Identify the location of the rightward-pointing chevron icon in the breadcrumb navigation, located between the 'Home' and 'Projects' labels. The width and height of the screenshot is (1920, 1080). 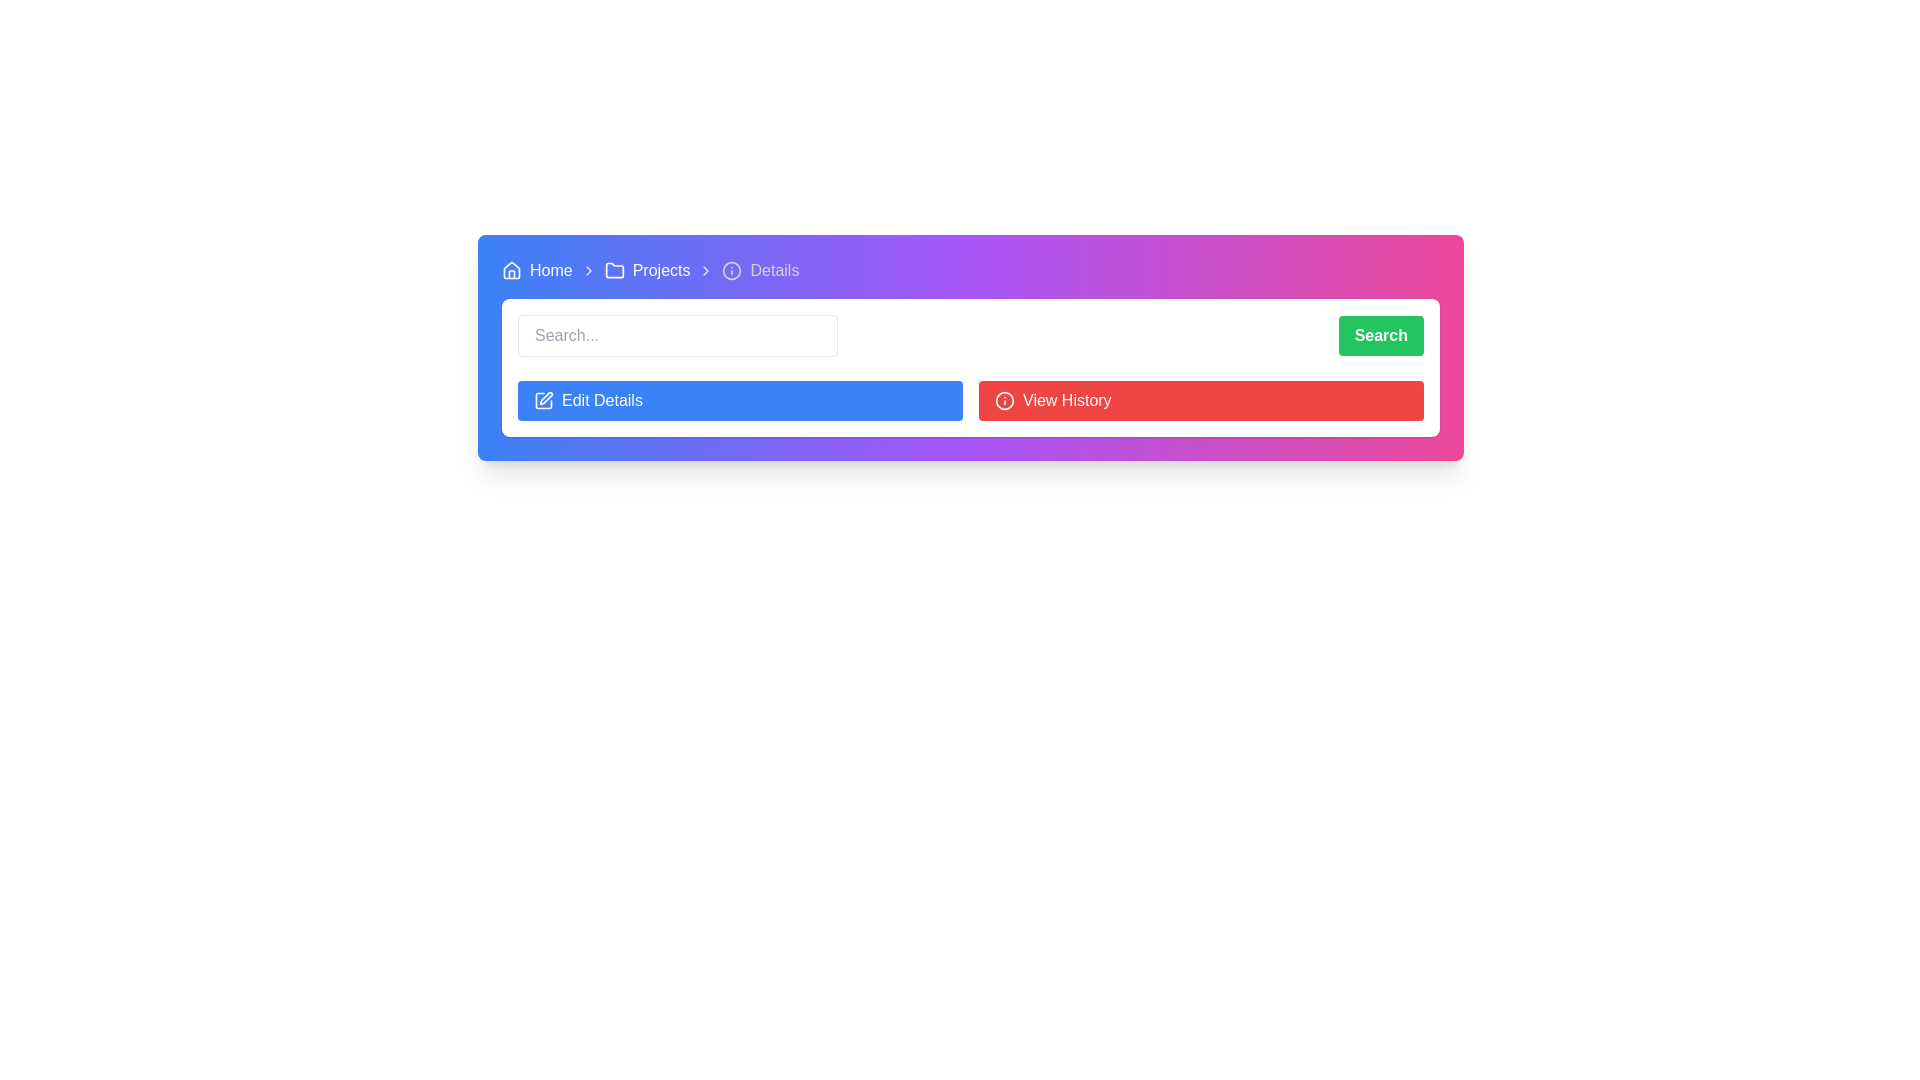
(587, 270).